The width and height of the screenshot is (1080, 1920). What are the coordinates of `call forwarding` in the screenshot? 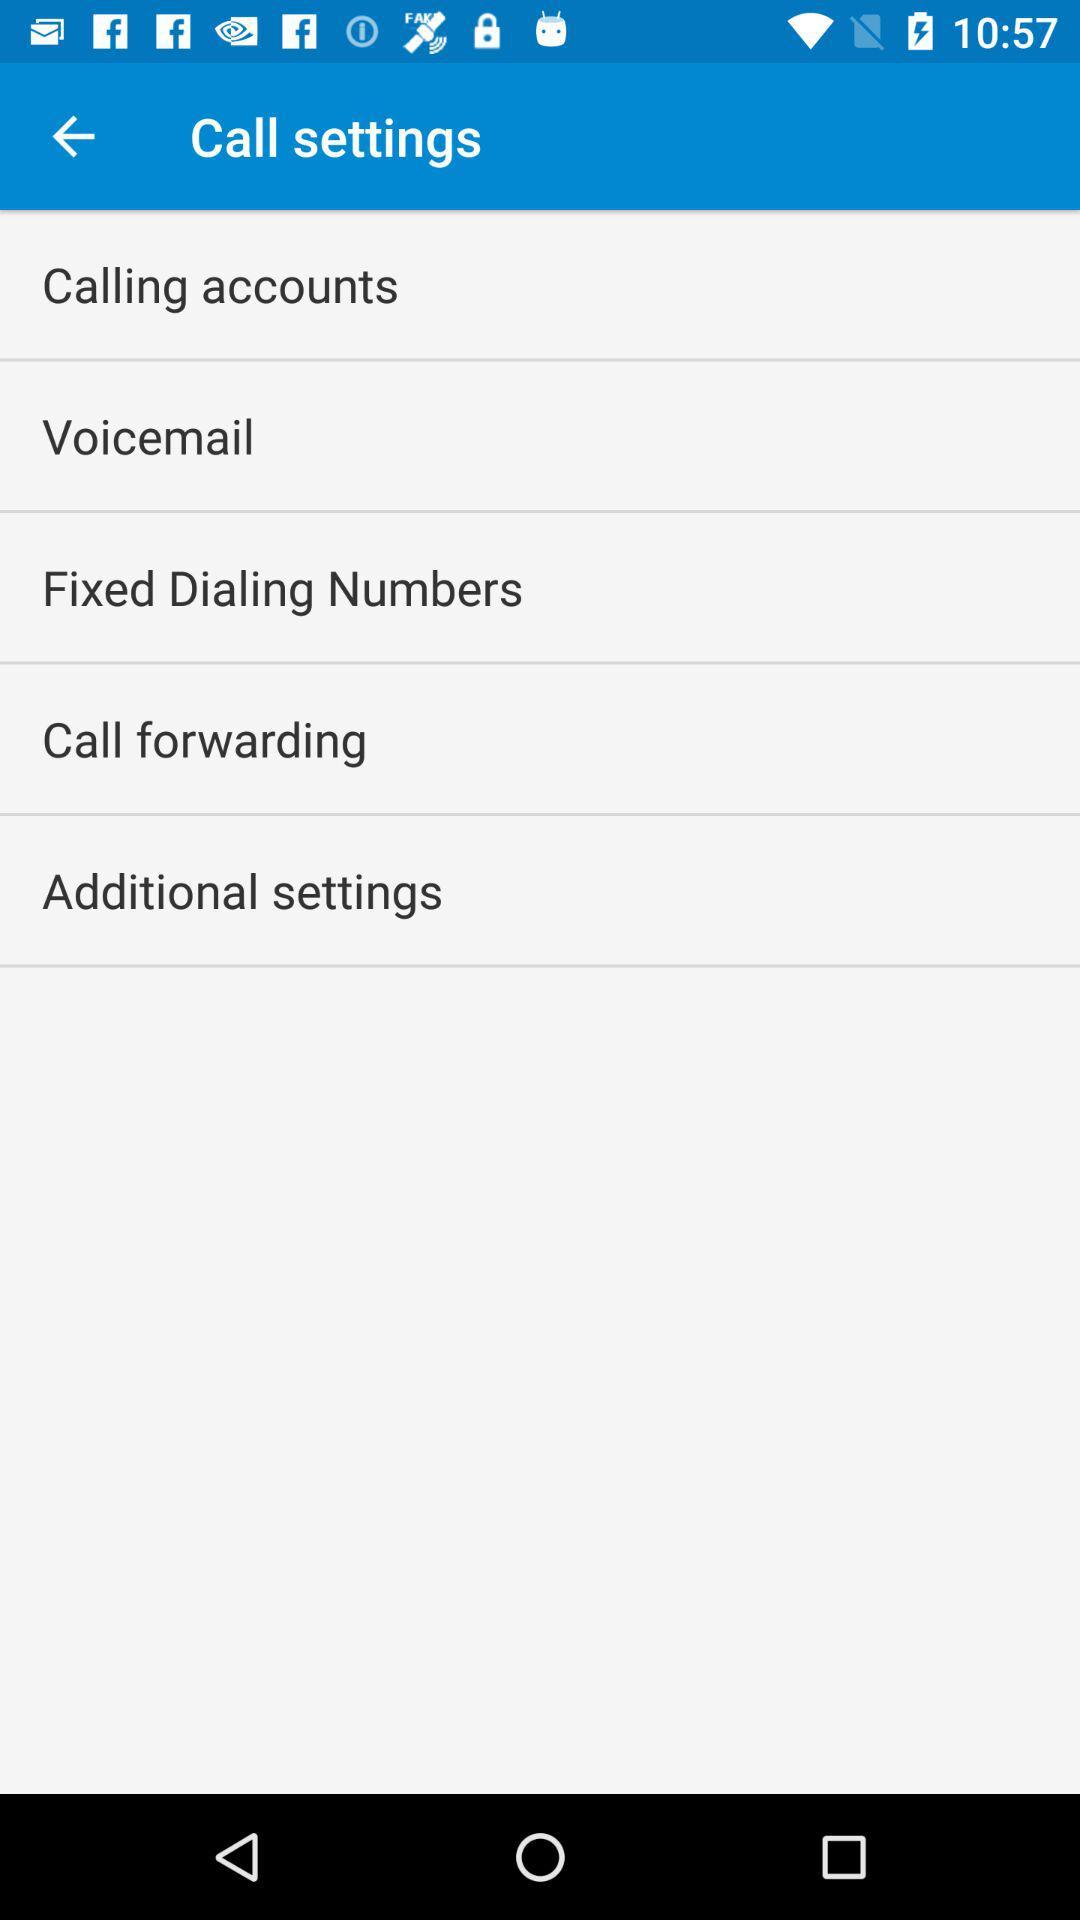 It's located at (204, 737).